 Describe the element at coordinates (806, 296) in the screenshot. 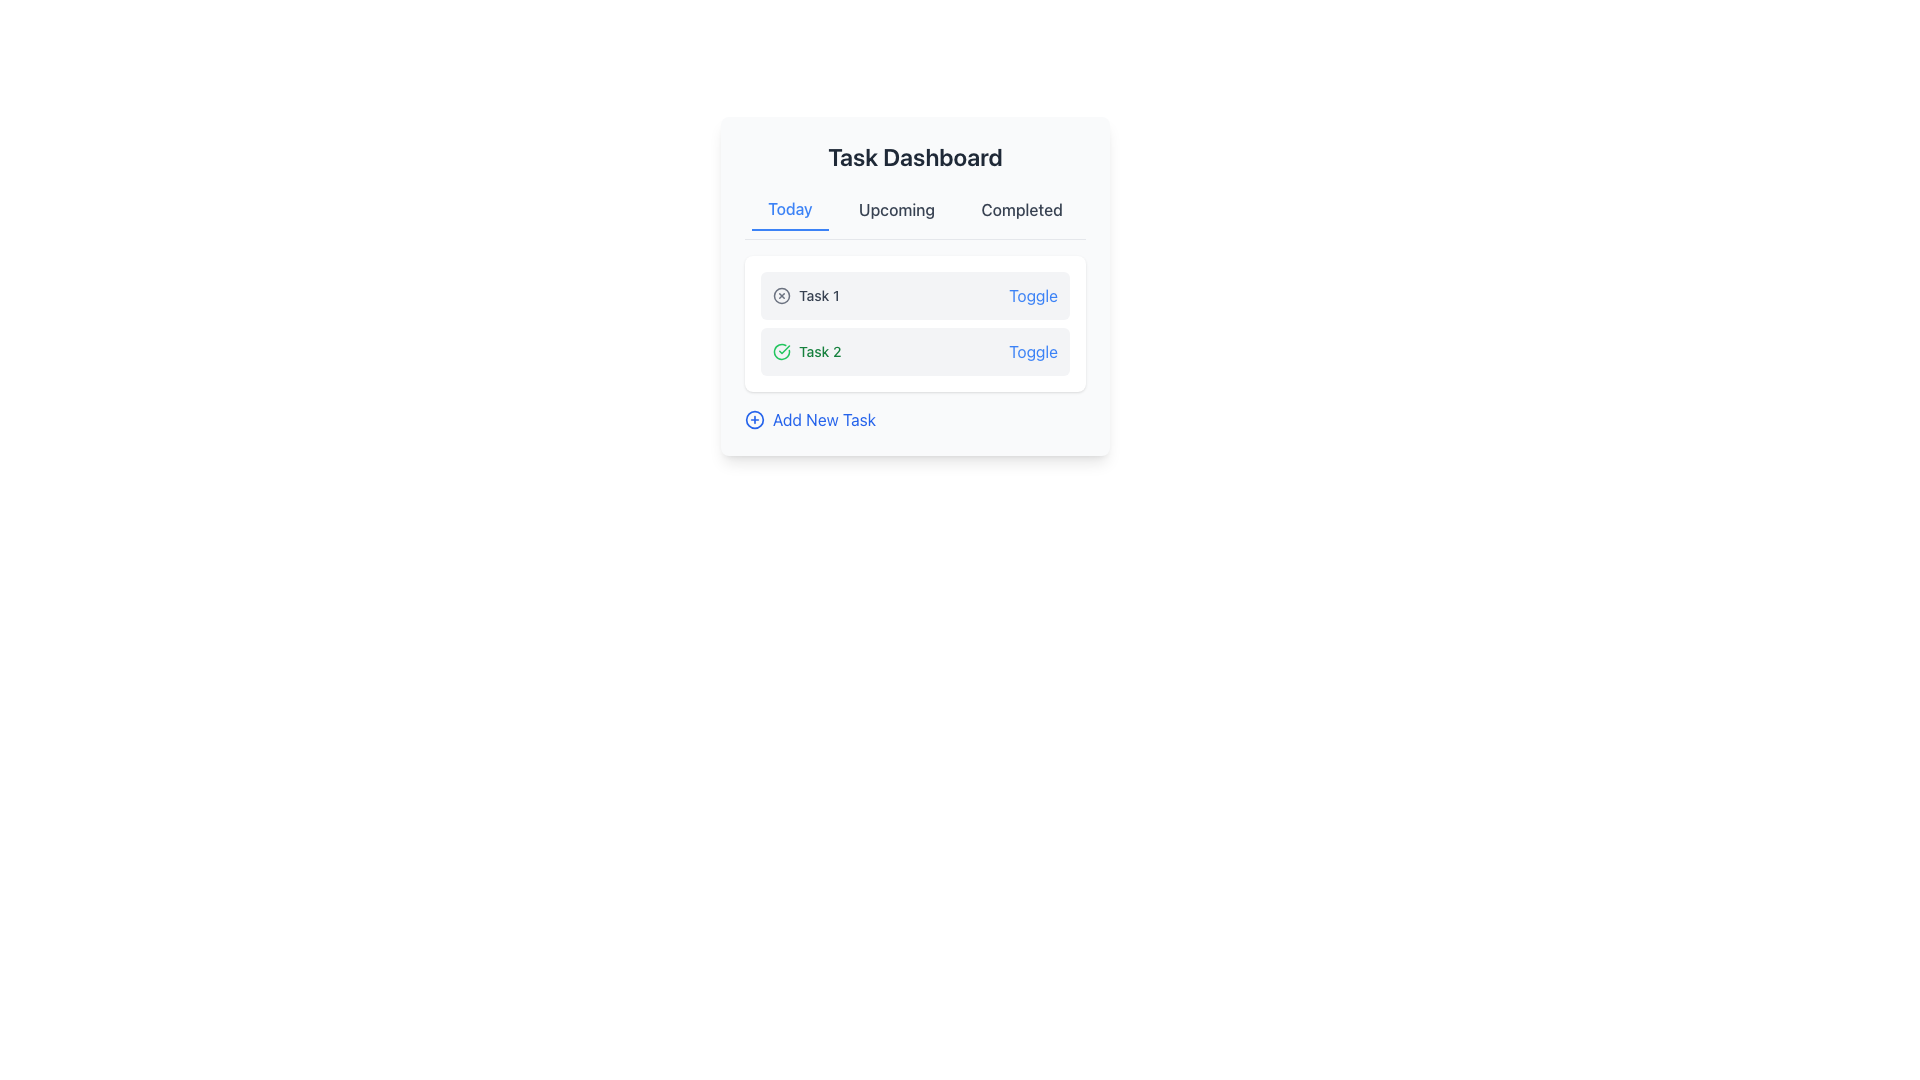

I see `the 'Task 1' text label, which is displayed in medium gray font within a light gray rounded rectangle, located between an 'X' icon and a 'Toggle' link, to engage with adjacent elements` at that location.